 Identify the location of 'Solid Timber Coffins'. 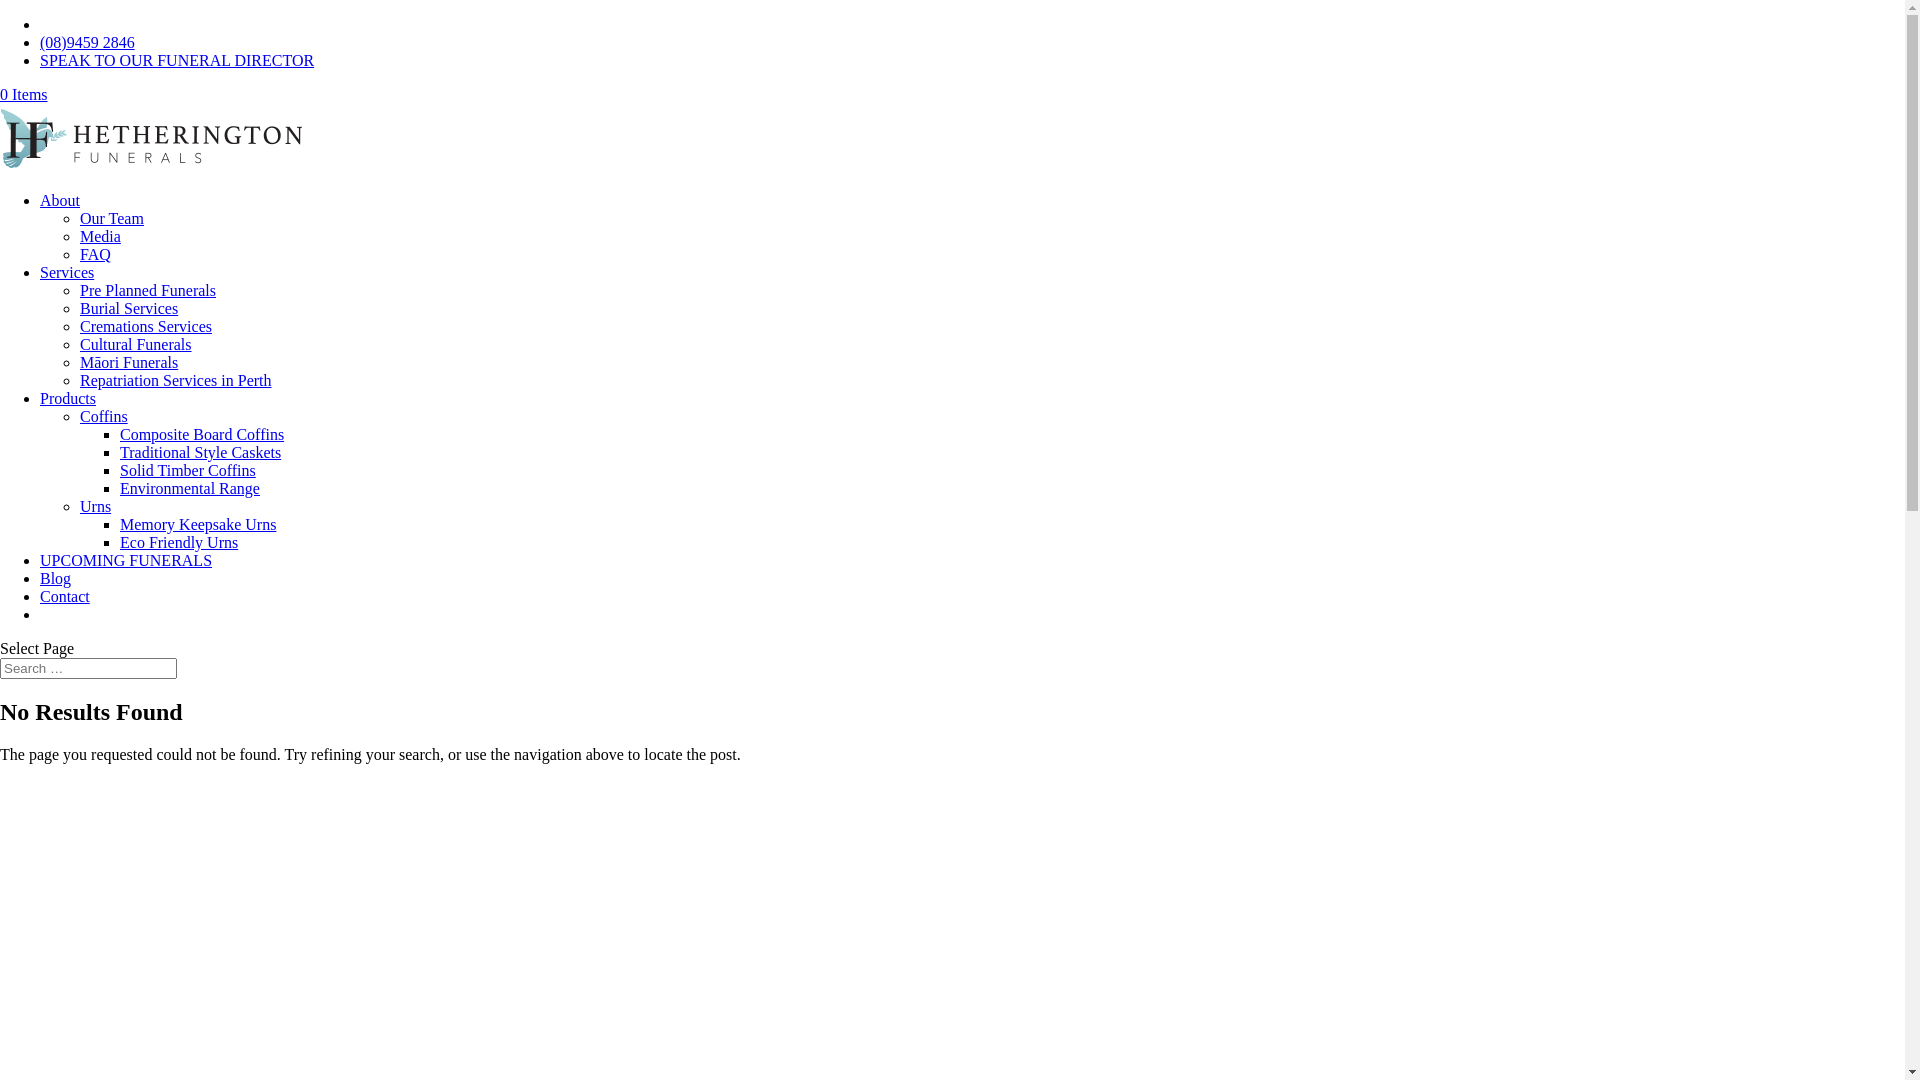
(187, 470).